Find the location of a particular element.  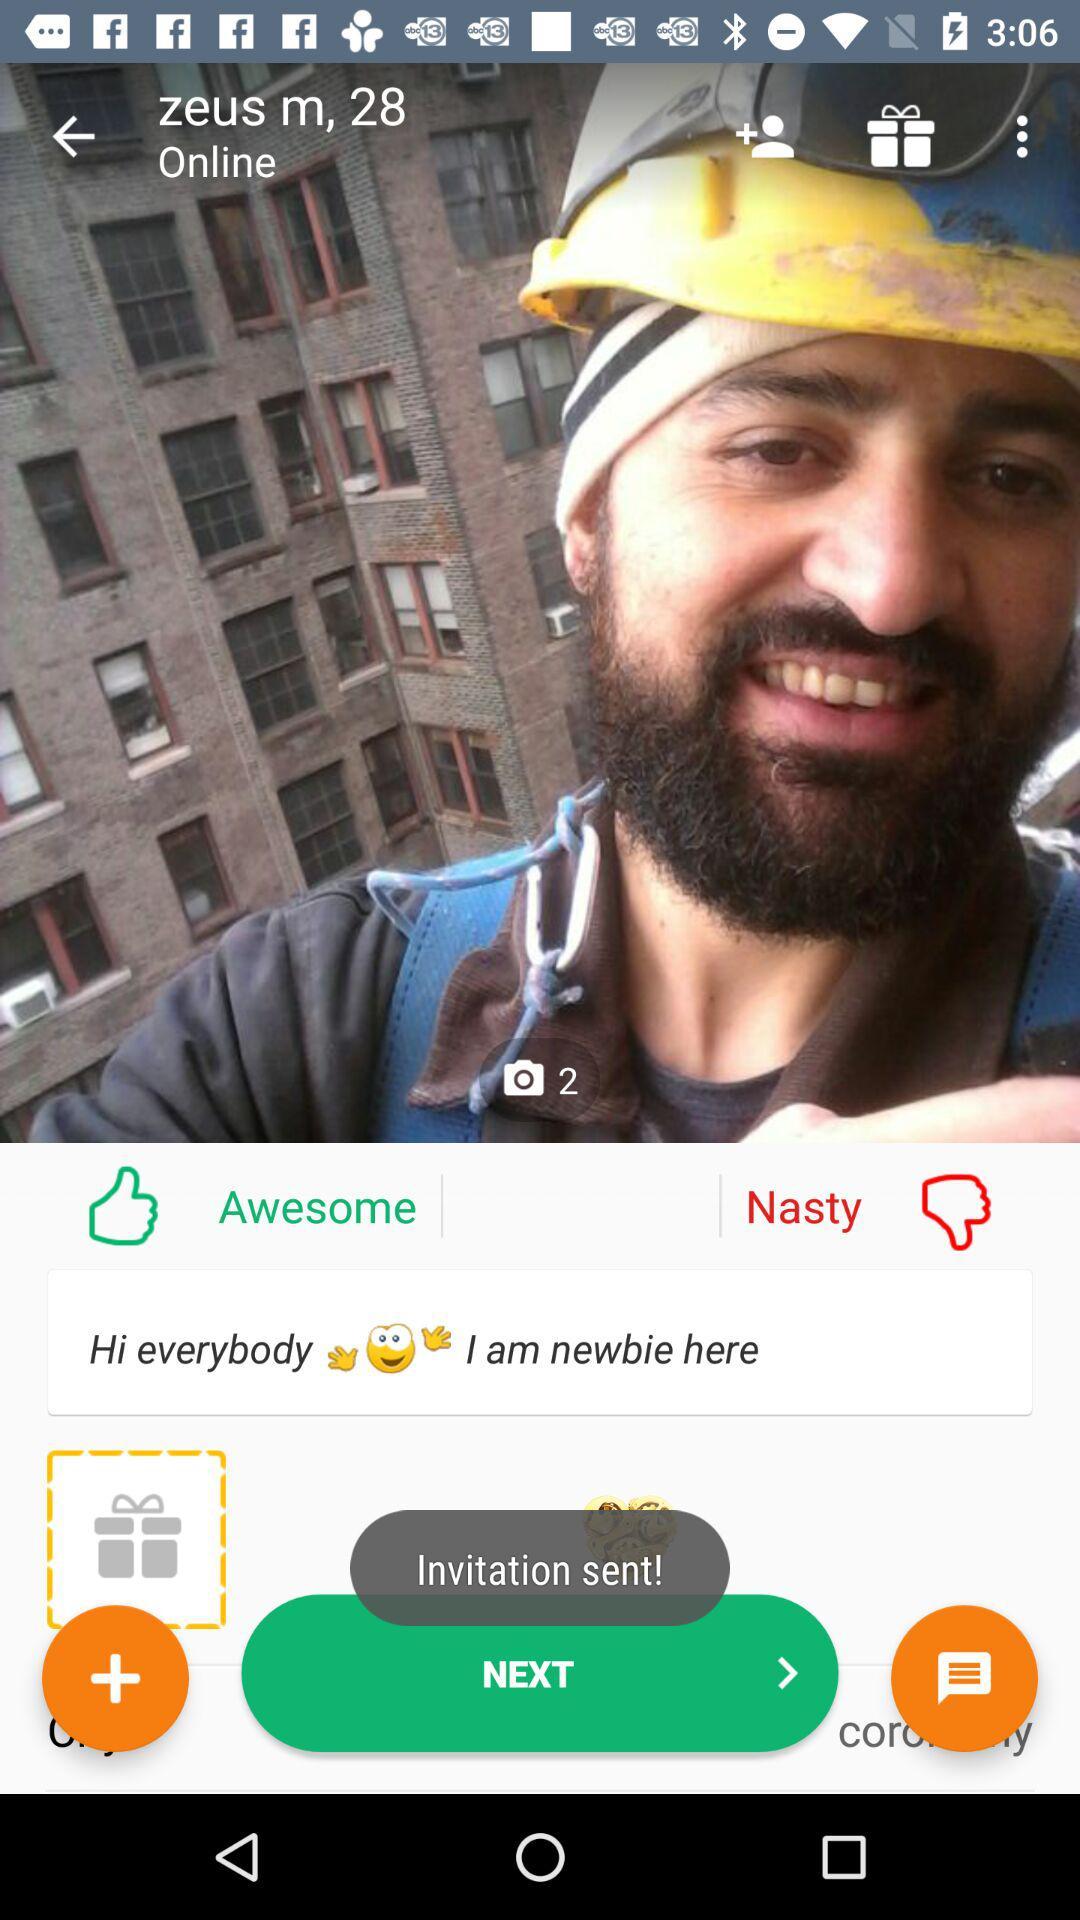

the gift icon is located at coordinates (135, 1538).